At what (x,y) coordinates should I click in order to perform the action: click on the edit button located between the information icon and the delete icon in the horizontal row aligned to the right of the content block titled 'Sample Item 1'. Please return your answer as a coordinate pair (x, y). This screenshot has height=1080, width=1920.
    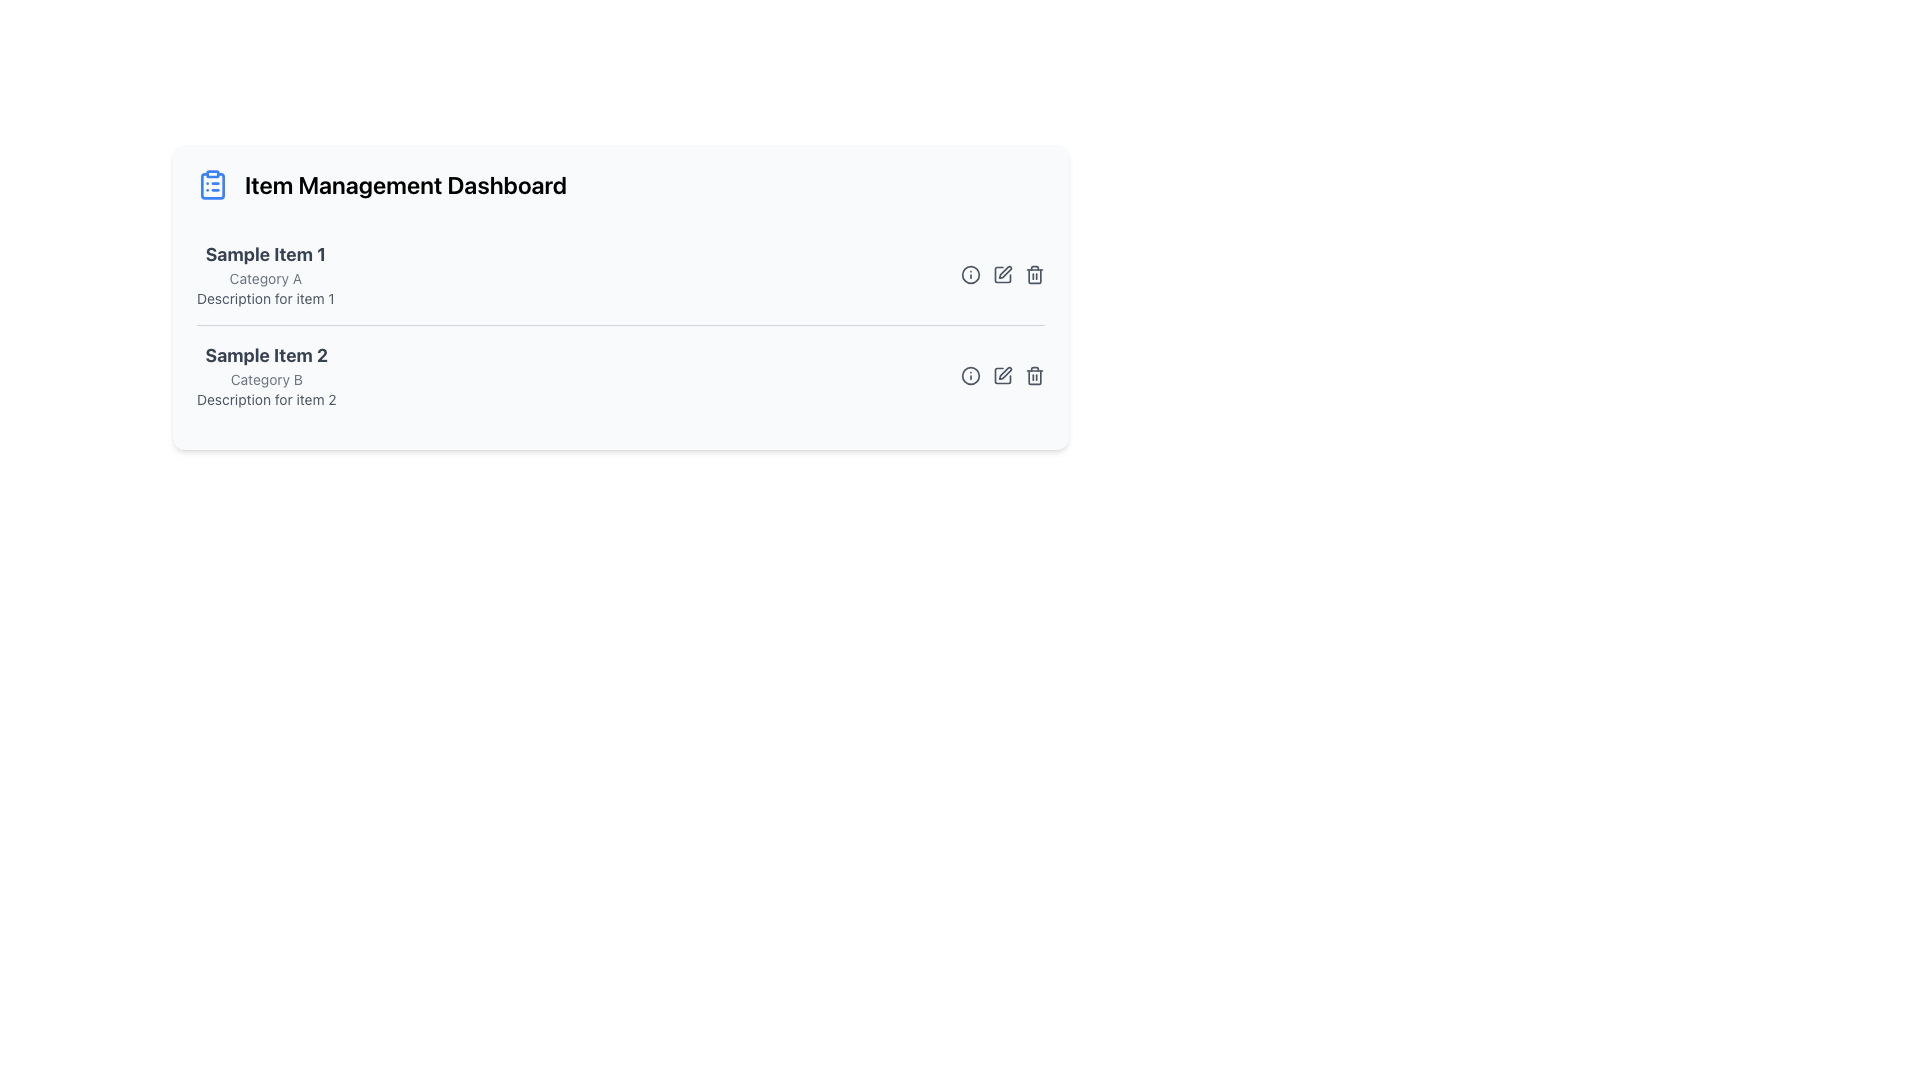
    Looking at the image, I should click on (1003, 274).